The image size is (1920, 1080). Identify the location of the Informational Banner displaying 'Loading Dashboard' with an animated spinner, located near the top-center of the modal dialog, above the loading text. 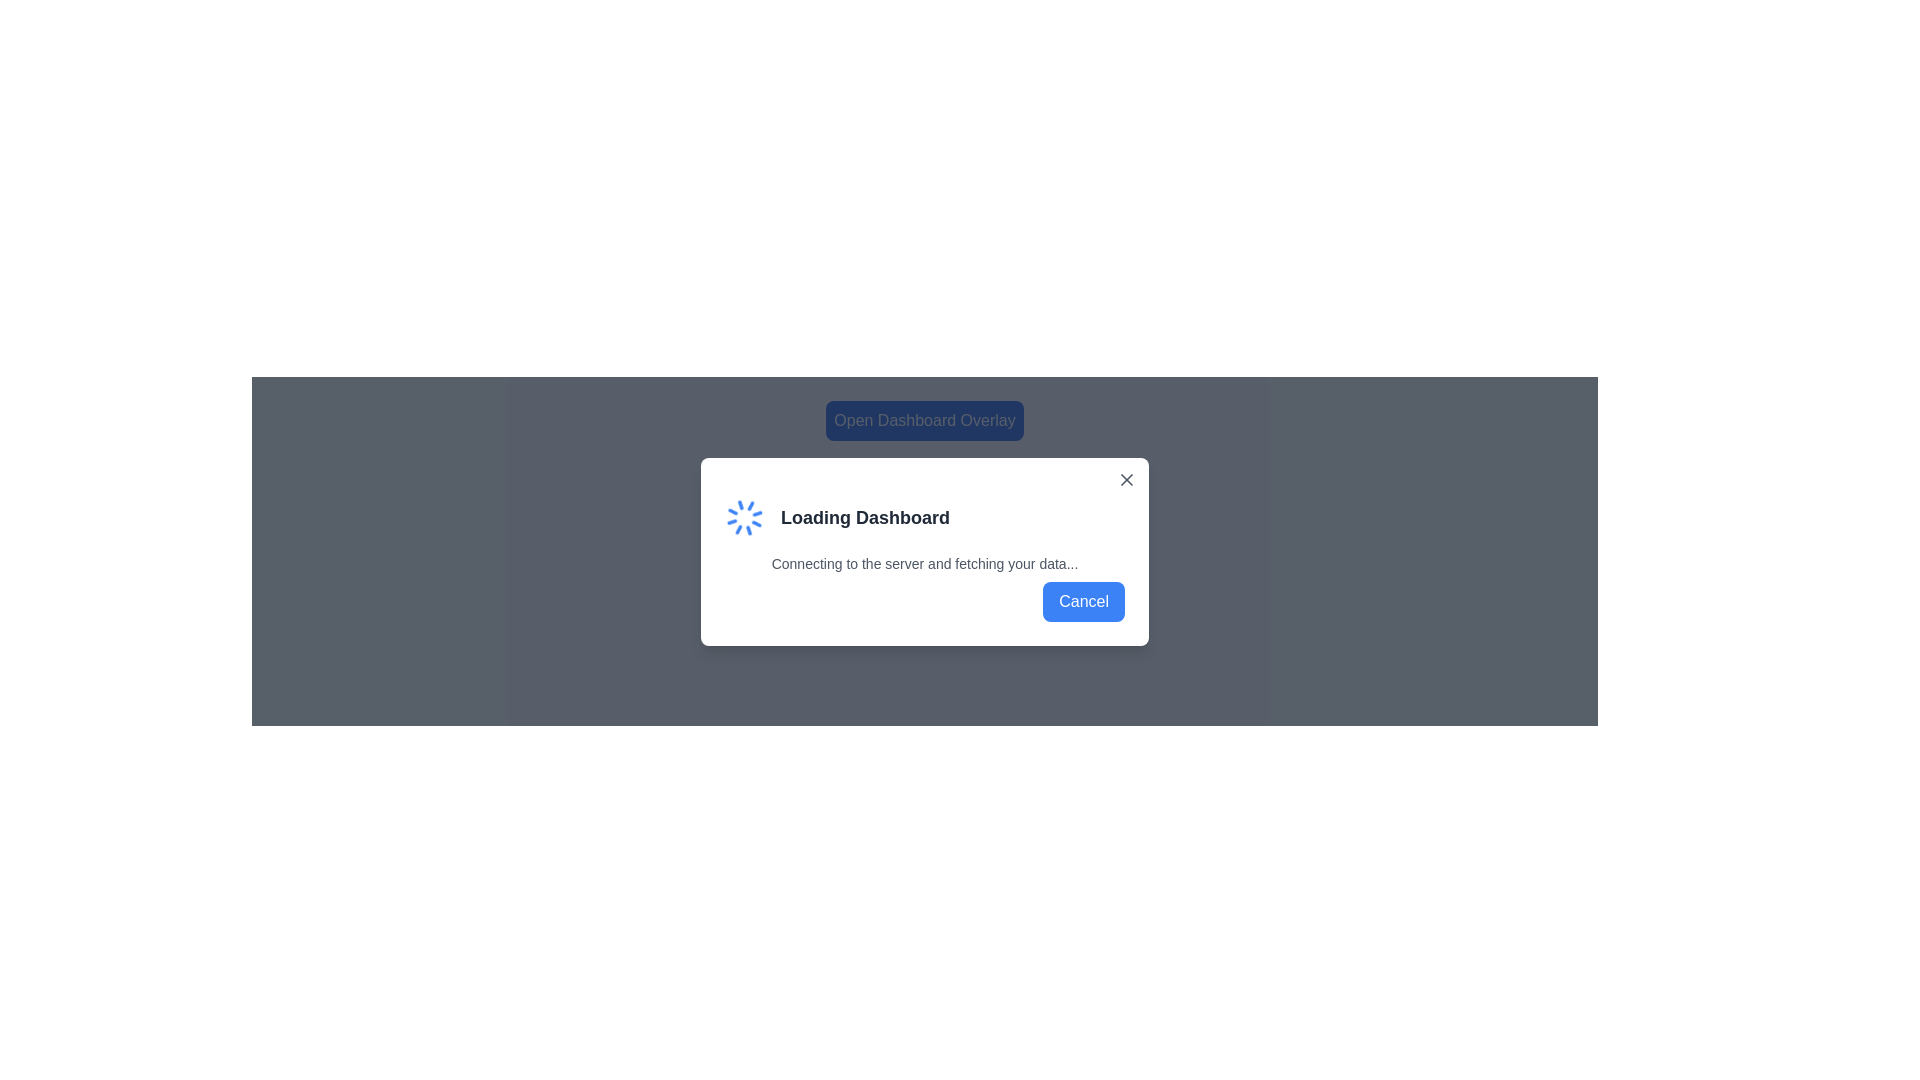
(924, 516).